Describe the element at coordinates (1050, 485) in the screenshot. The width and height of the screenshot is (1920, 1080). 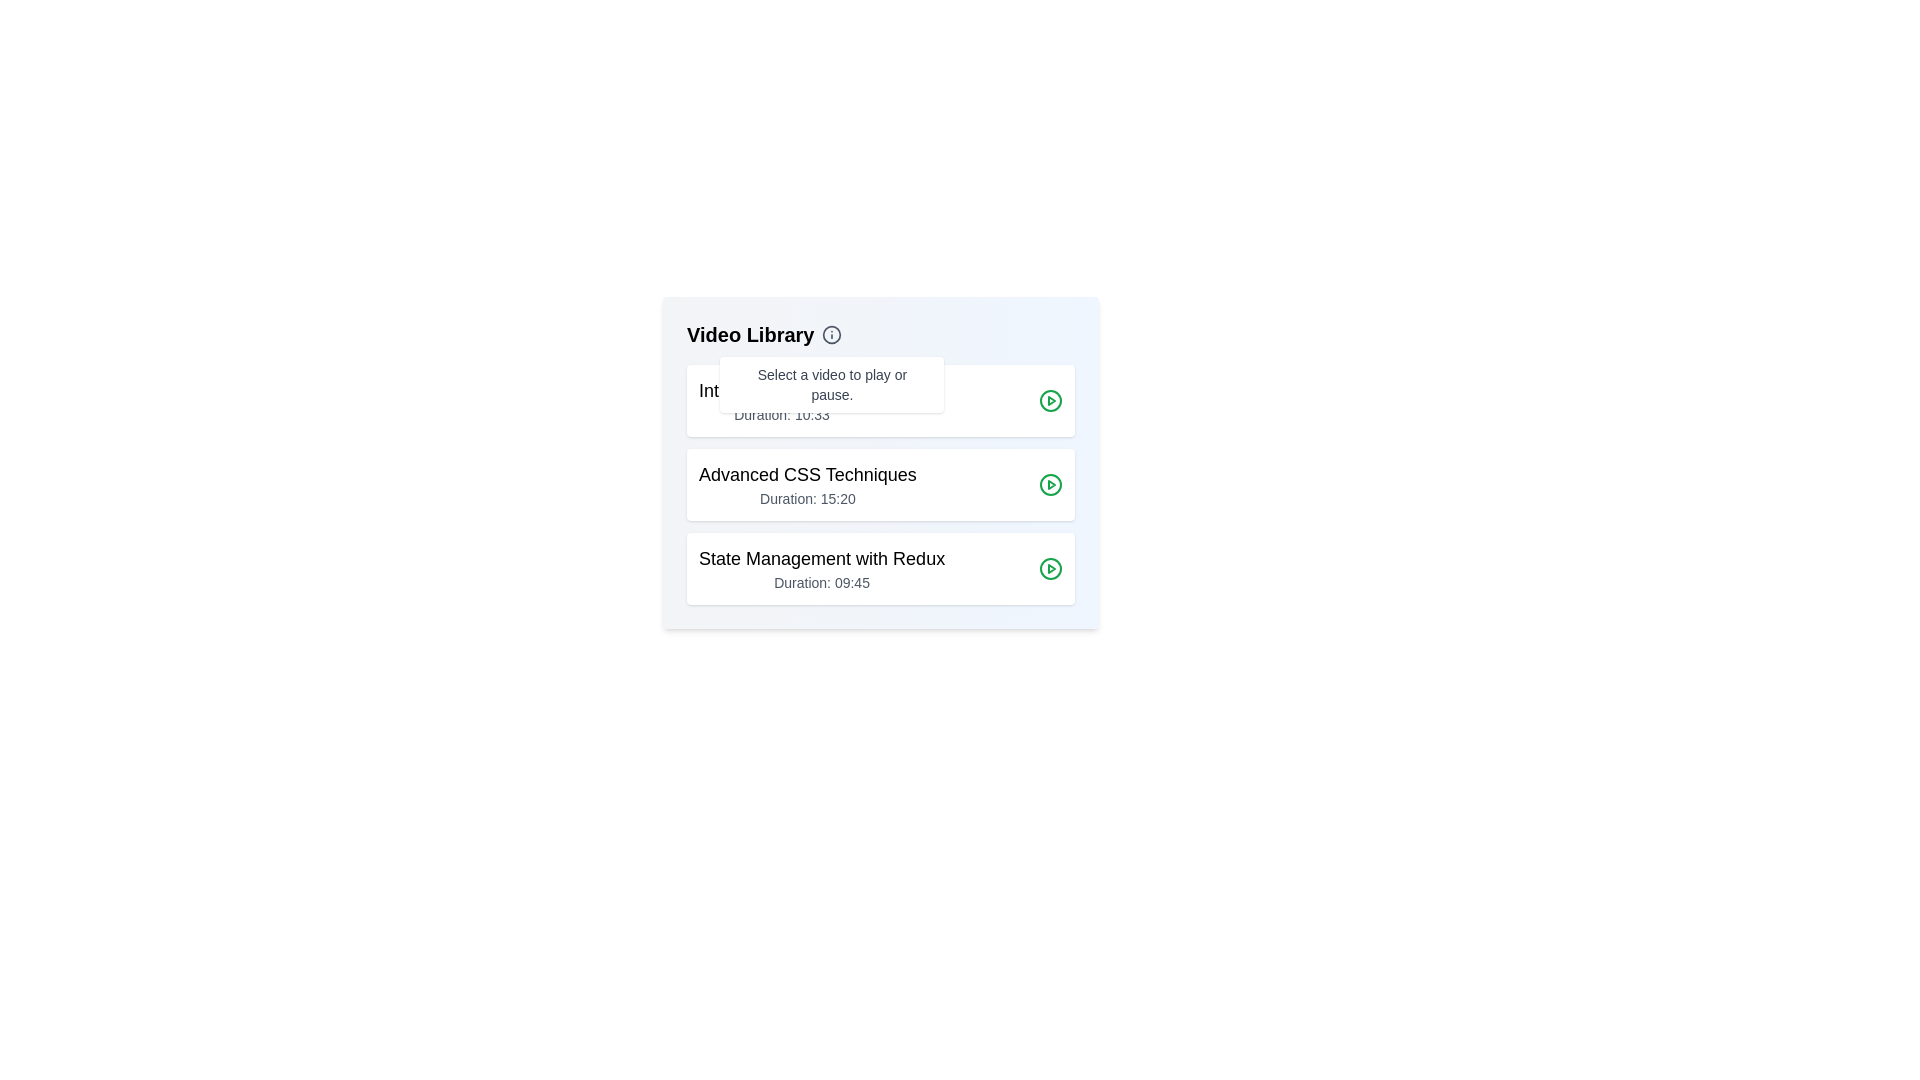
I see `the circular play button with a green outline and triangular play symbol located at the far-right side of the 'Advanced CSS Techniques' video card` at that location.